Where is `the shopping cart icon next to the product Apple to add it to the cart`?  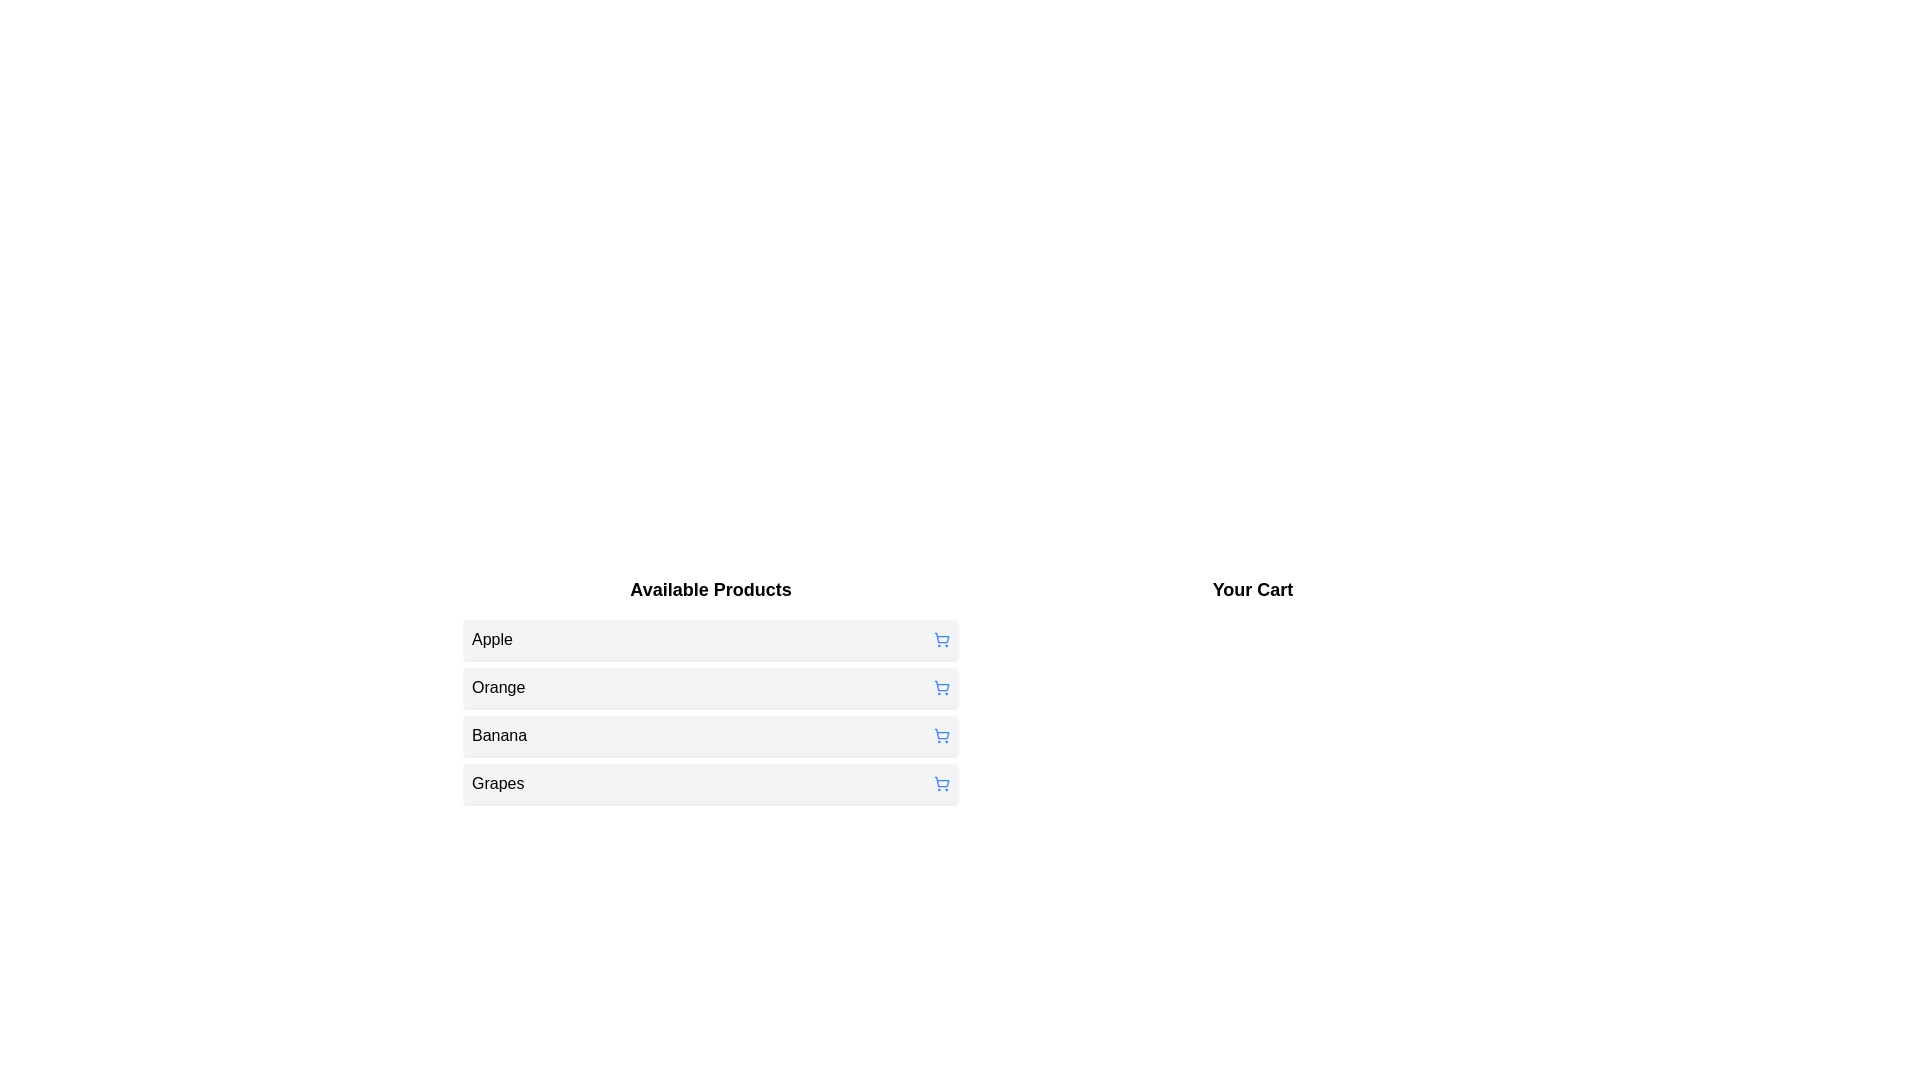 the shopping cart icon next to the product Apple to add it to the cart is located at coordinates (940, 640).